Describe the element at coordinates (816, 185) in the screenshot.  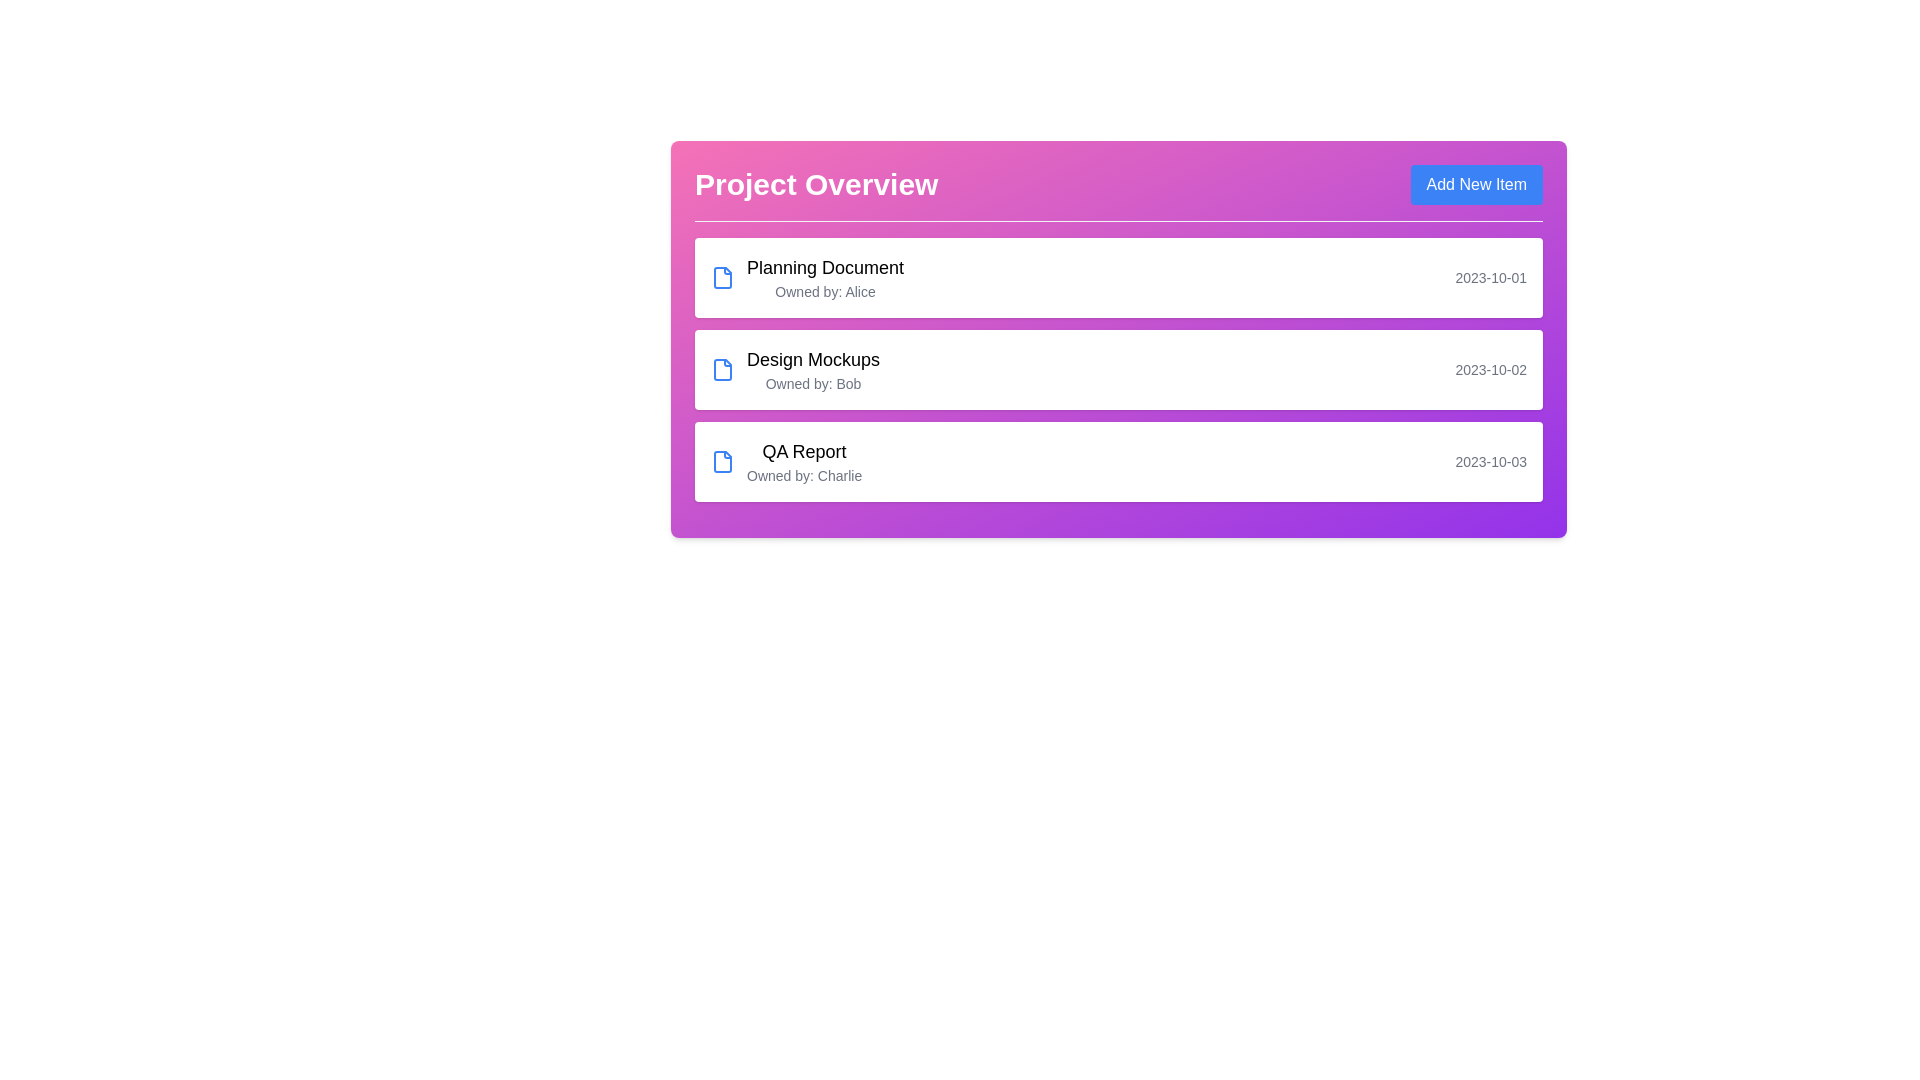
I see `the static text label 'Project Overview' which serves as a section title at the top-left of the header bar, positioned to the left of the 'Add New Item' button` at that location.